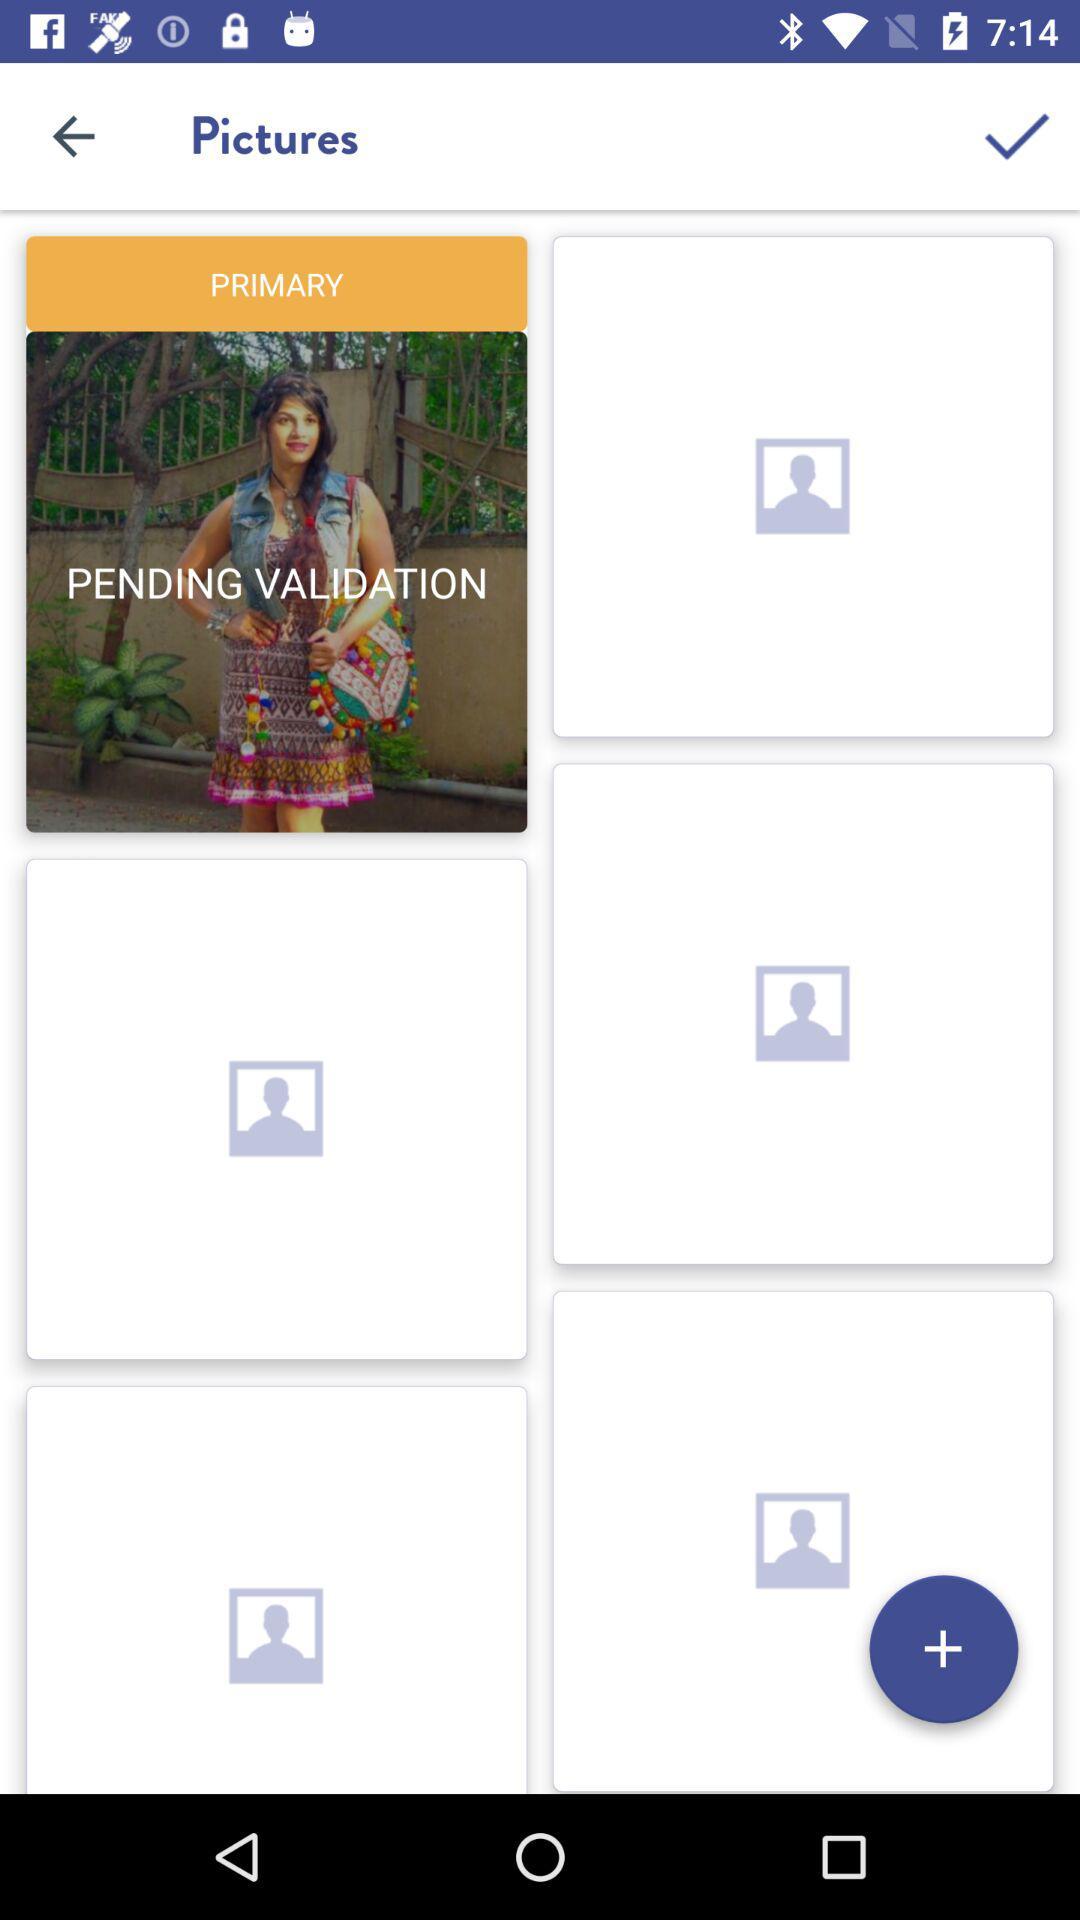 Image resolution: width=1080 pixels, height=1920 pixels. What do you see at coordinates (943, 1657) in the screenshot?
I see `the add icon` at bounding box center [943, 1657].